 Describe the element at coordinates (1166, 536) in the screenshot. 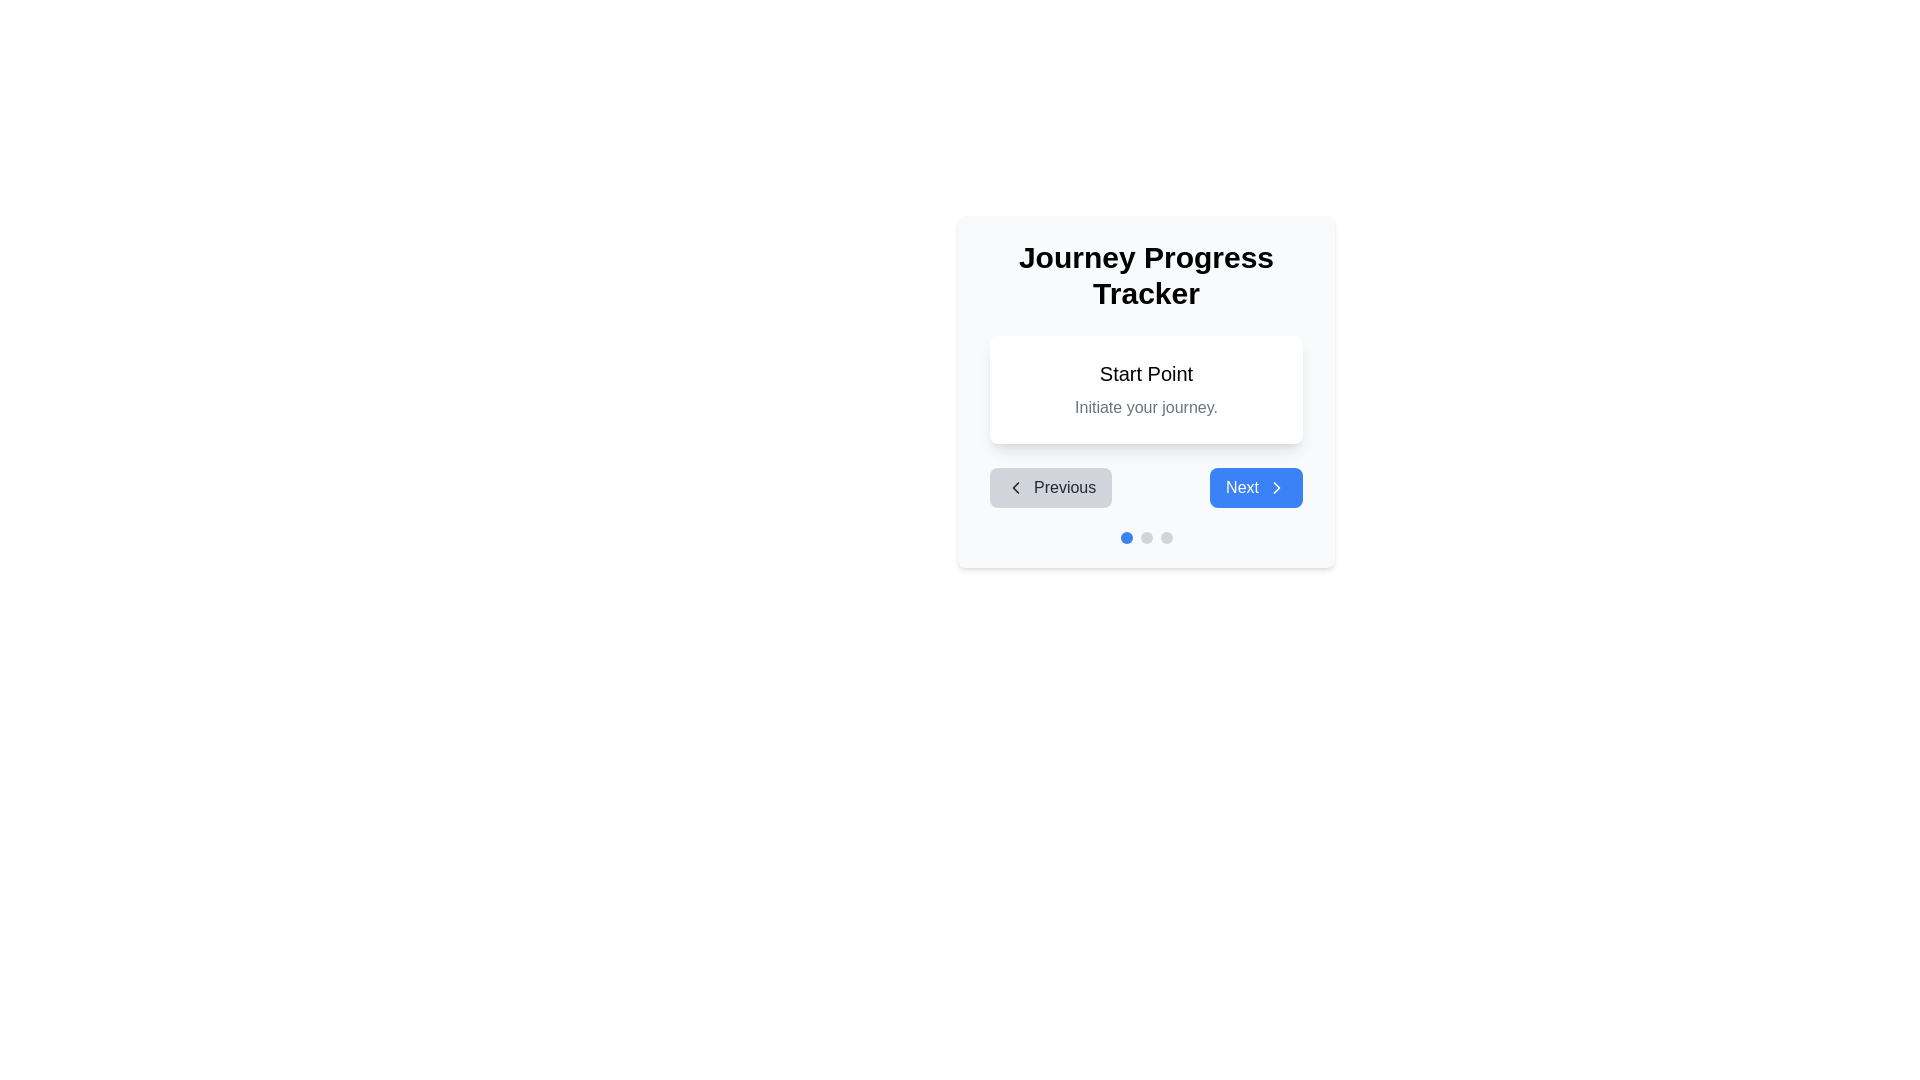

I see `the third circular progress indicator with a light gray background located below the main content area` at that location.